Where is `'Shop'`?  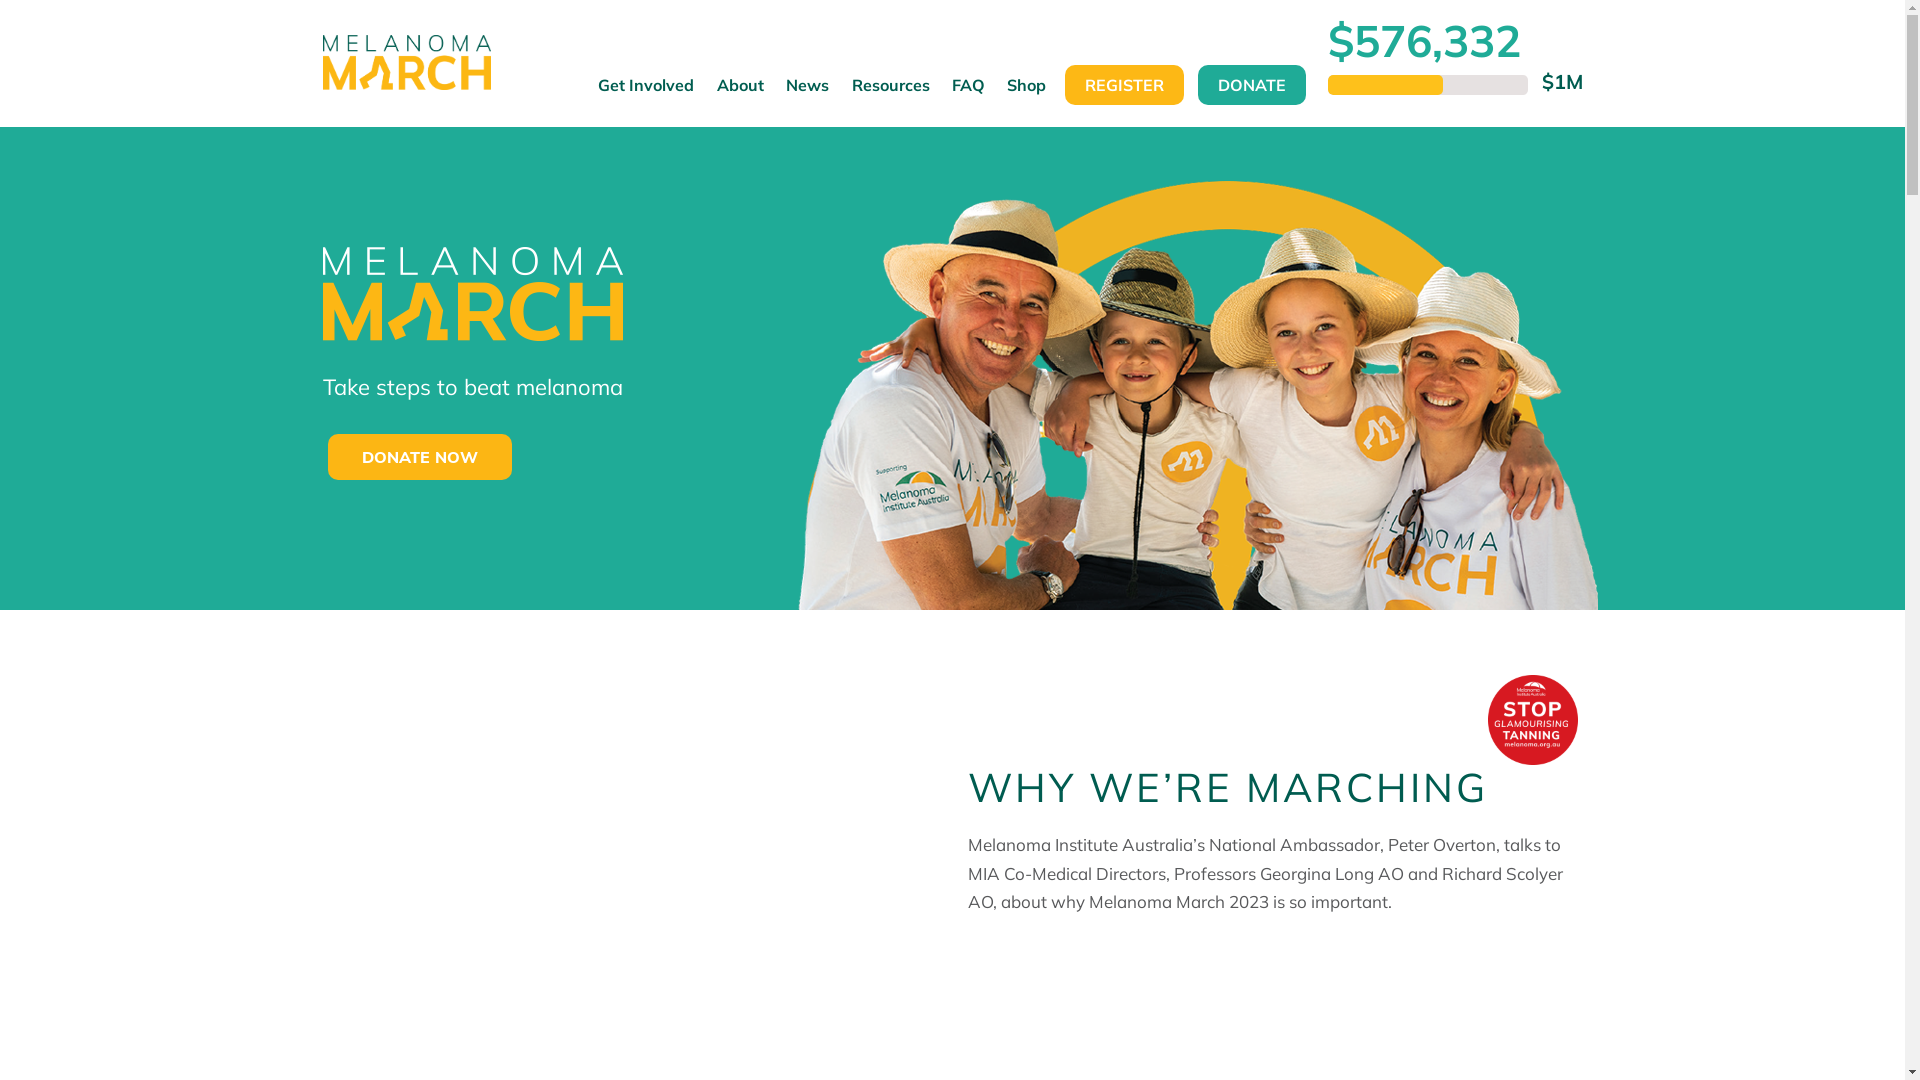 'Shop' is located at coordinates (996, 94).